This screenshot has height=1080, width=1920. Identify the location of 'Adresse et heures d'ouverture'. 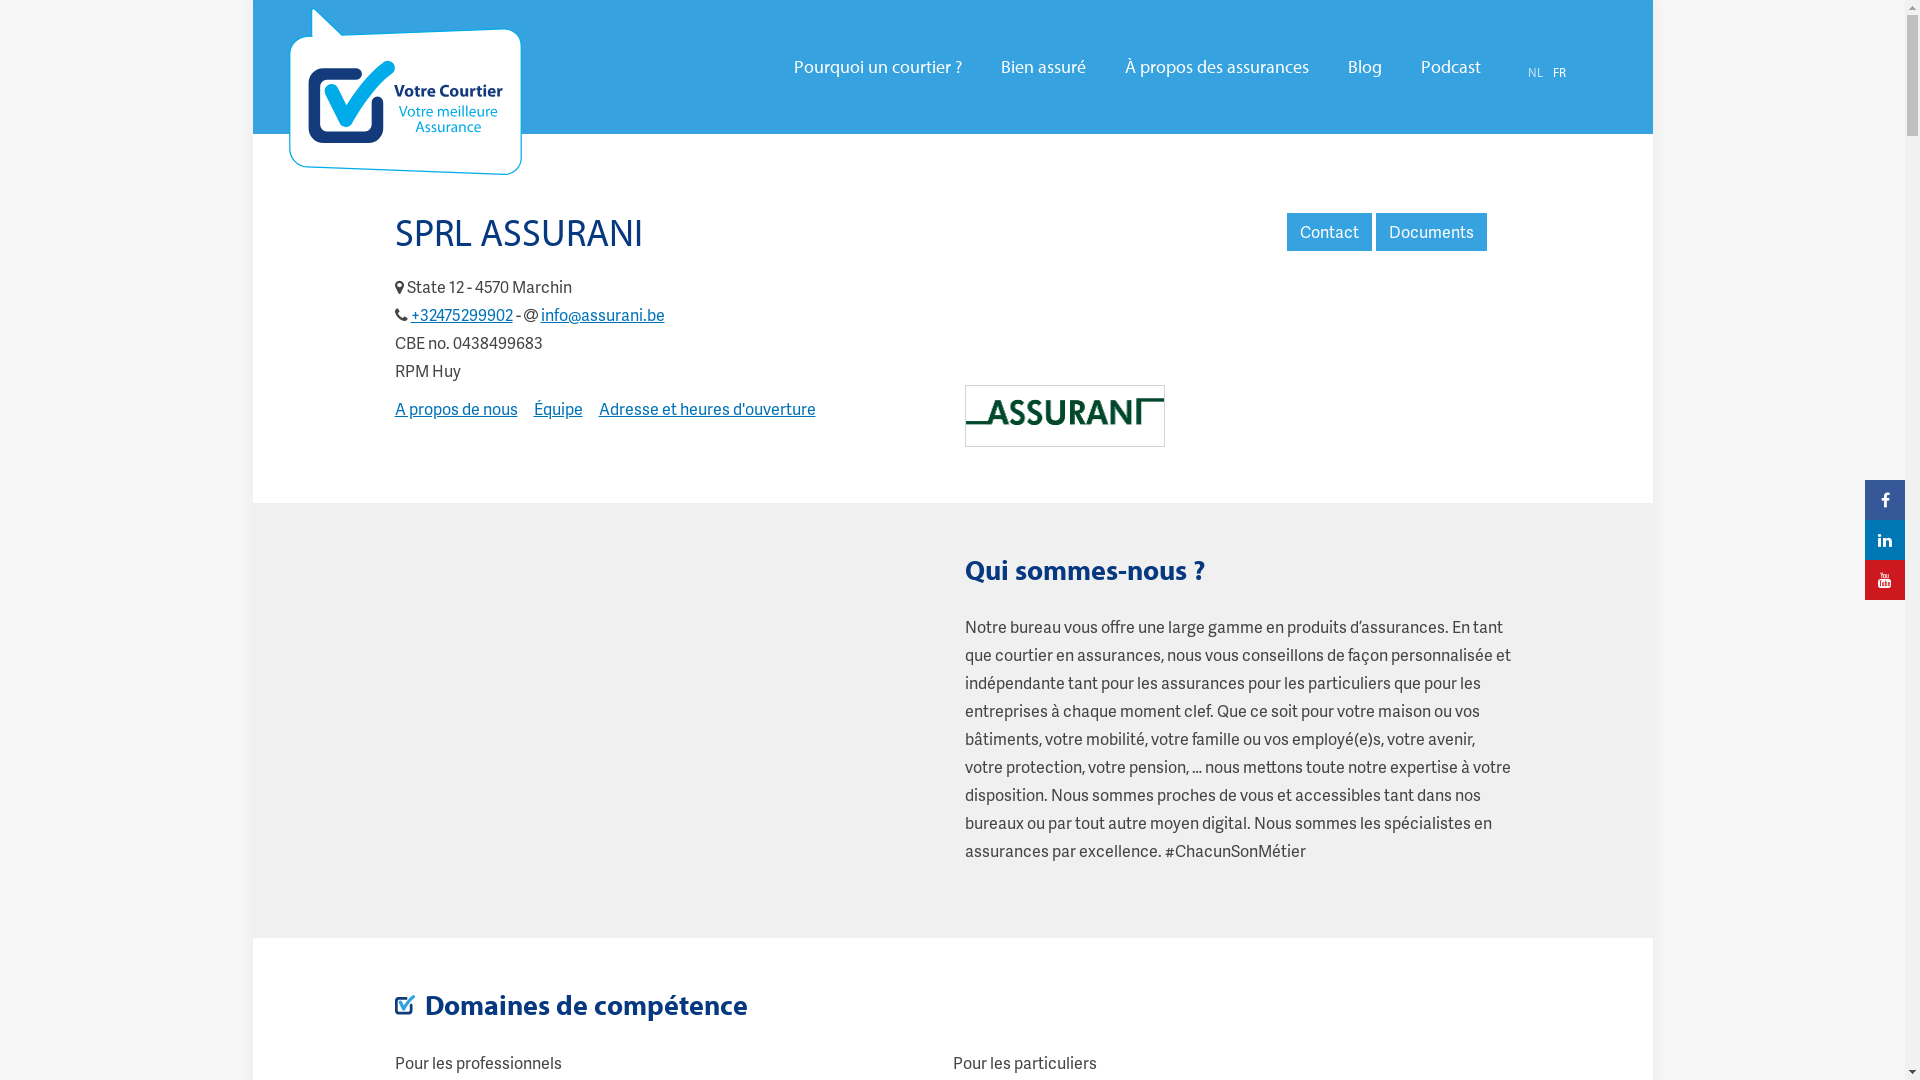
(706, 407).